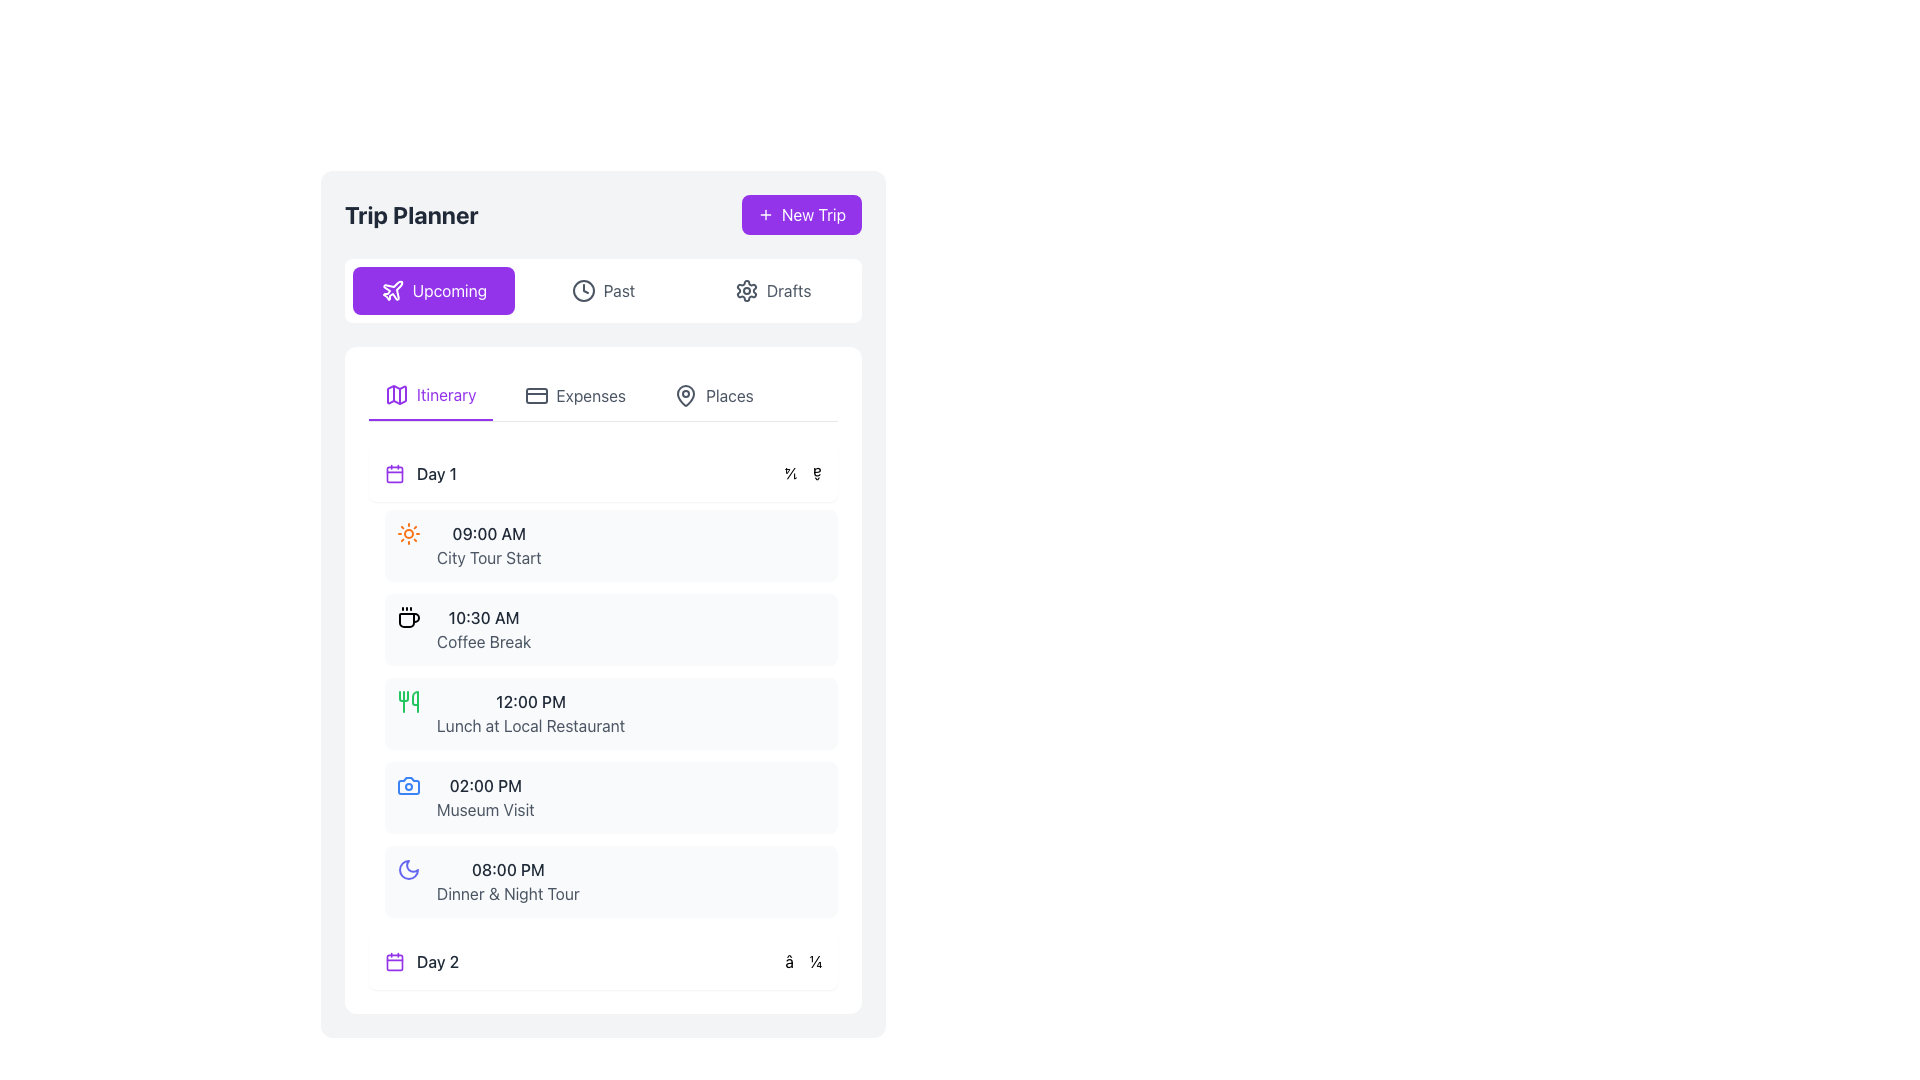  What do you see at coordinates (407, 869) in the screenshot?
I see `the moon icon located towards the lower right of the visible section, above the 'Day 2' label in the itinerary, which serves a decorative purpose related to night themes` at bounding box center [407, 869].